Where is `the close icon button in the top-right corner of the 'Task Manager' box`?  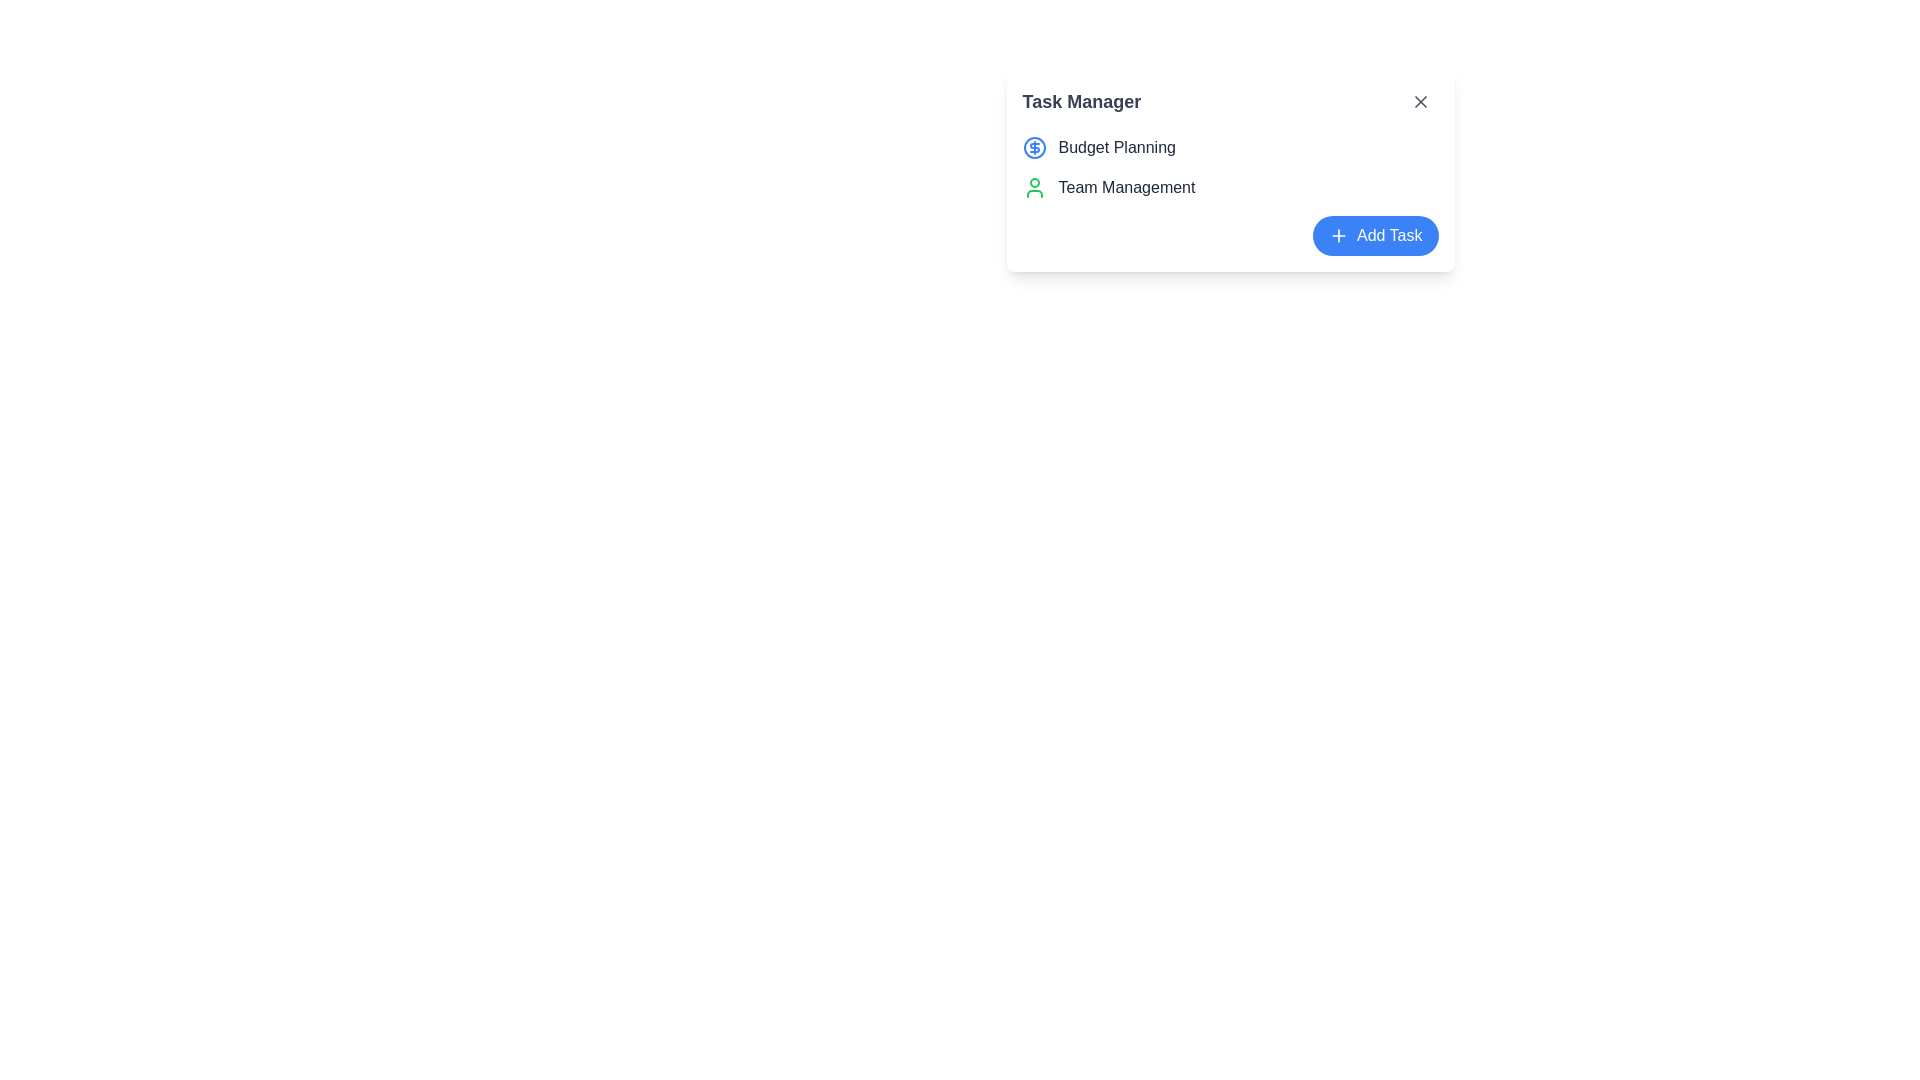 the close icon button in the top-right corner of the 'Task Manager' box is located at coordinates (1419, 101).